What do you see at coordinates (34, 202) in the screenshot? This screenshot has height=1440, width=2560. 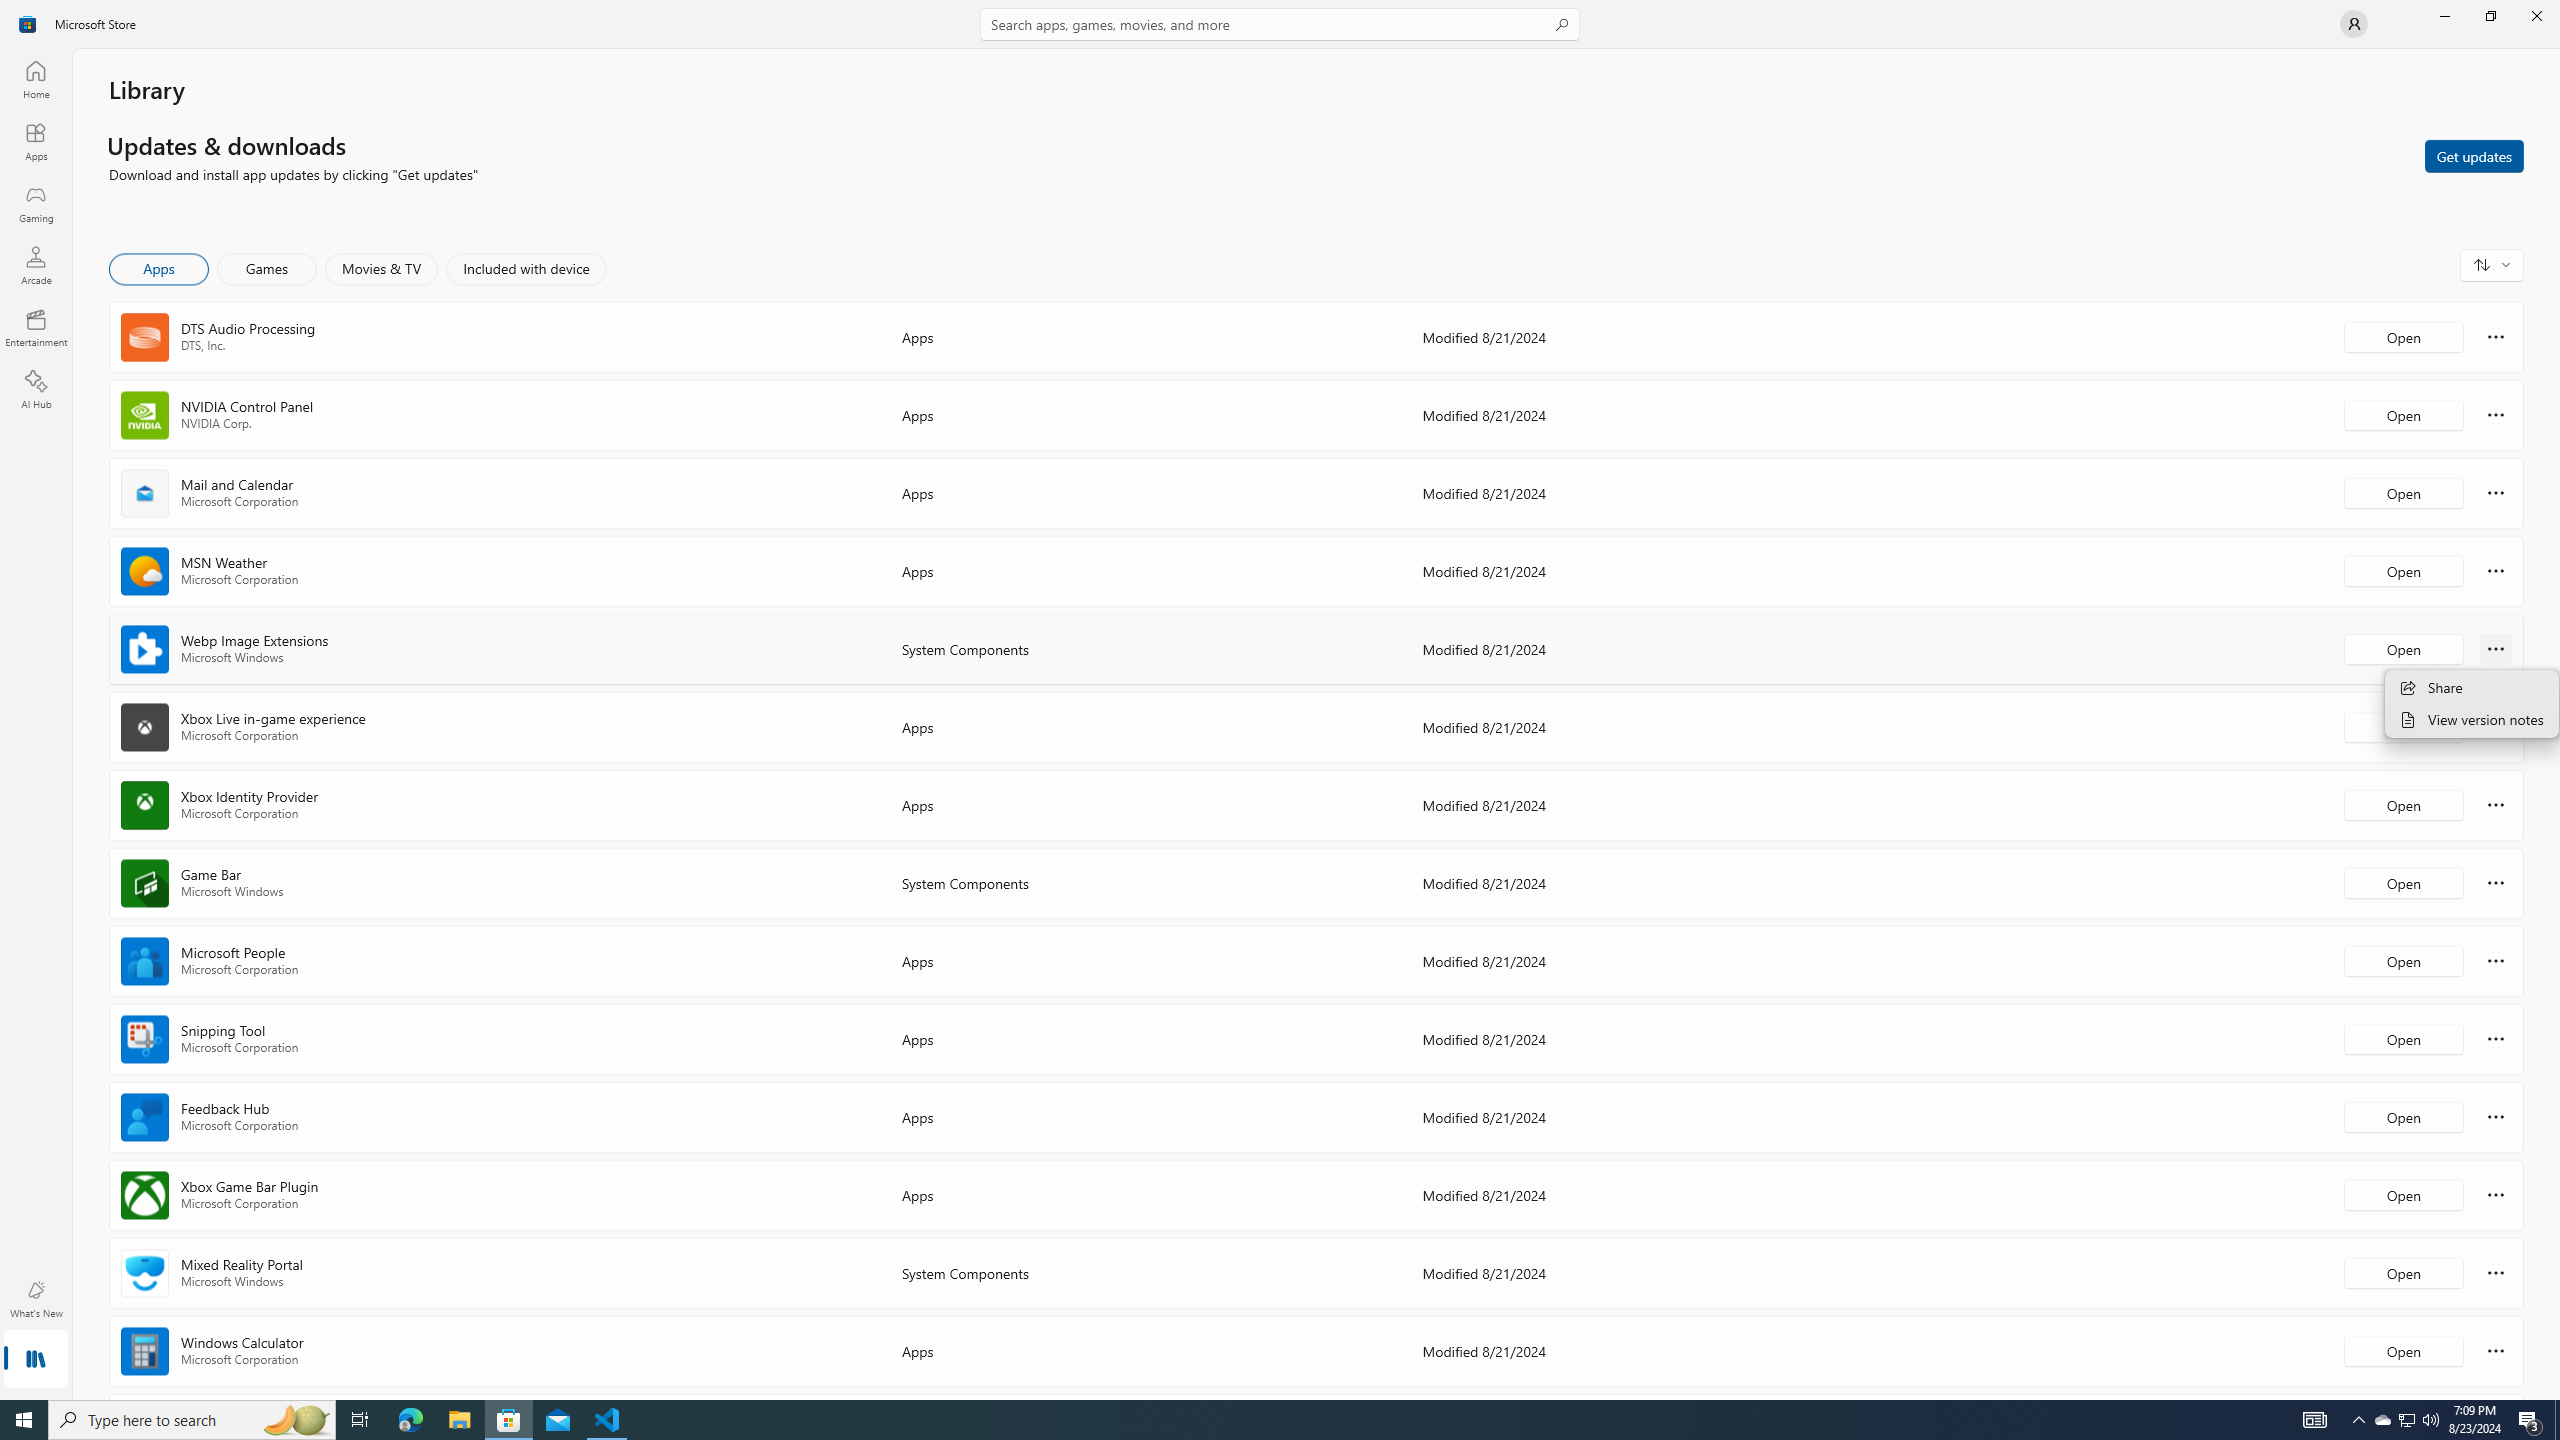 I see `'Gaming'` at bounding box center [34, 202].